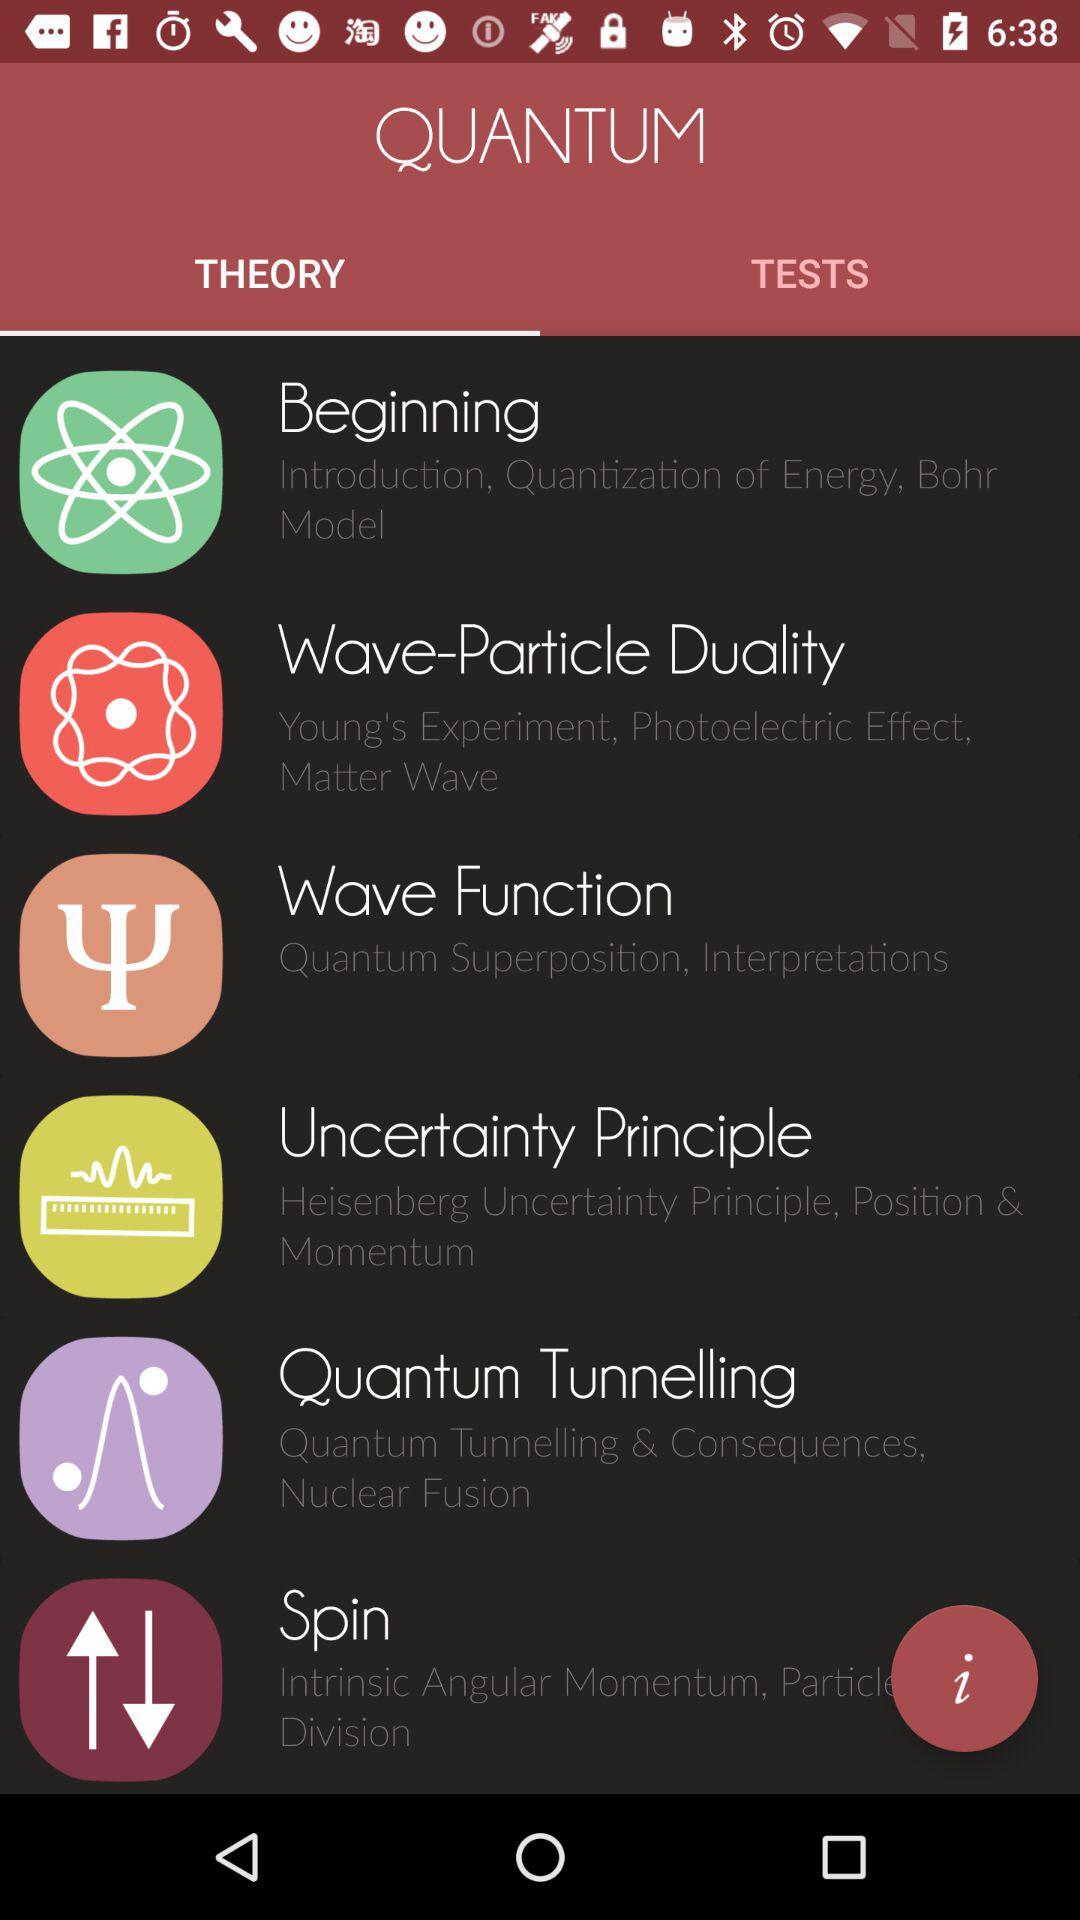 This screenshot has width=1080, height=1920. Describe the element at coordinates (120, 1680) in the screenshot. I see `choose upward and downward` at that location.